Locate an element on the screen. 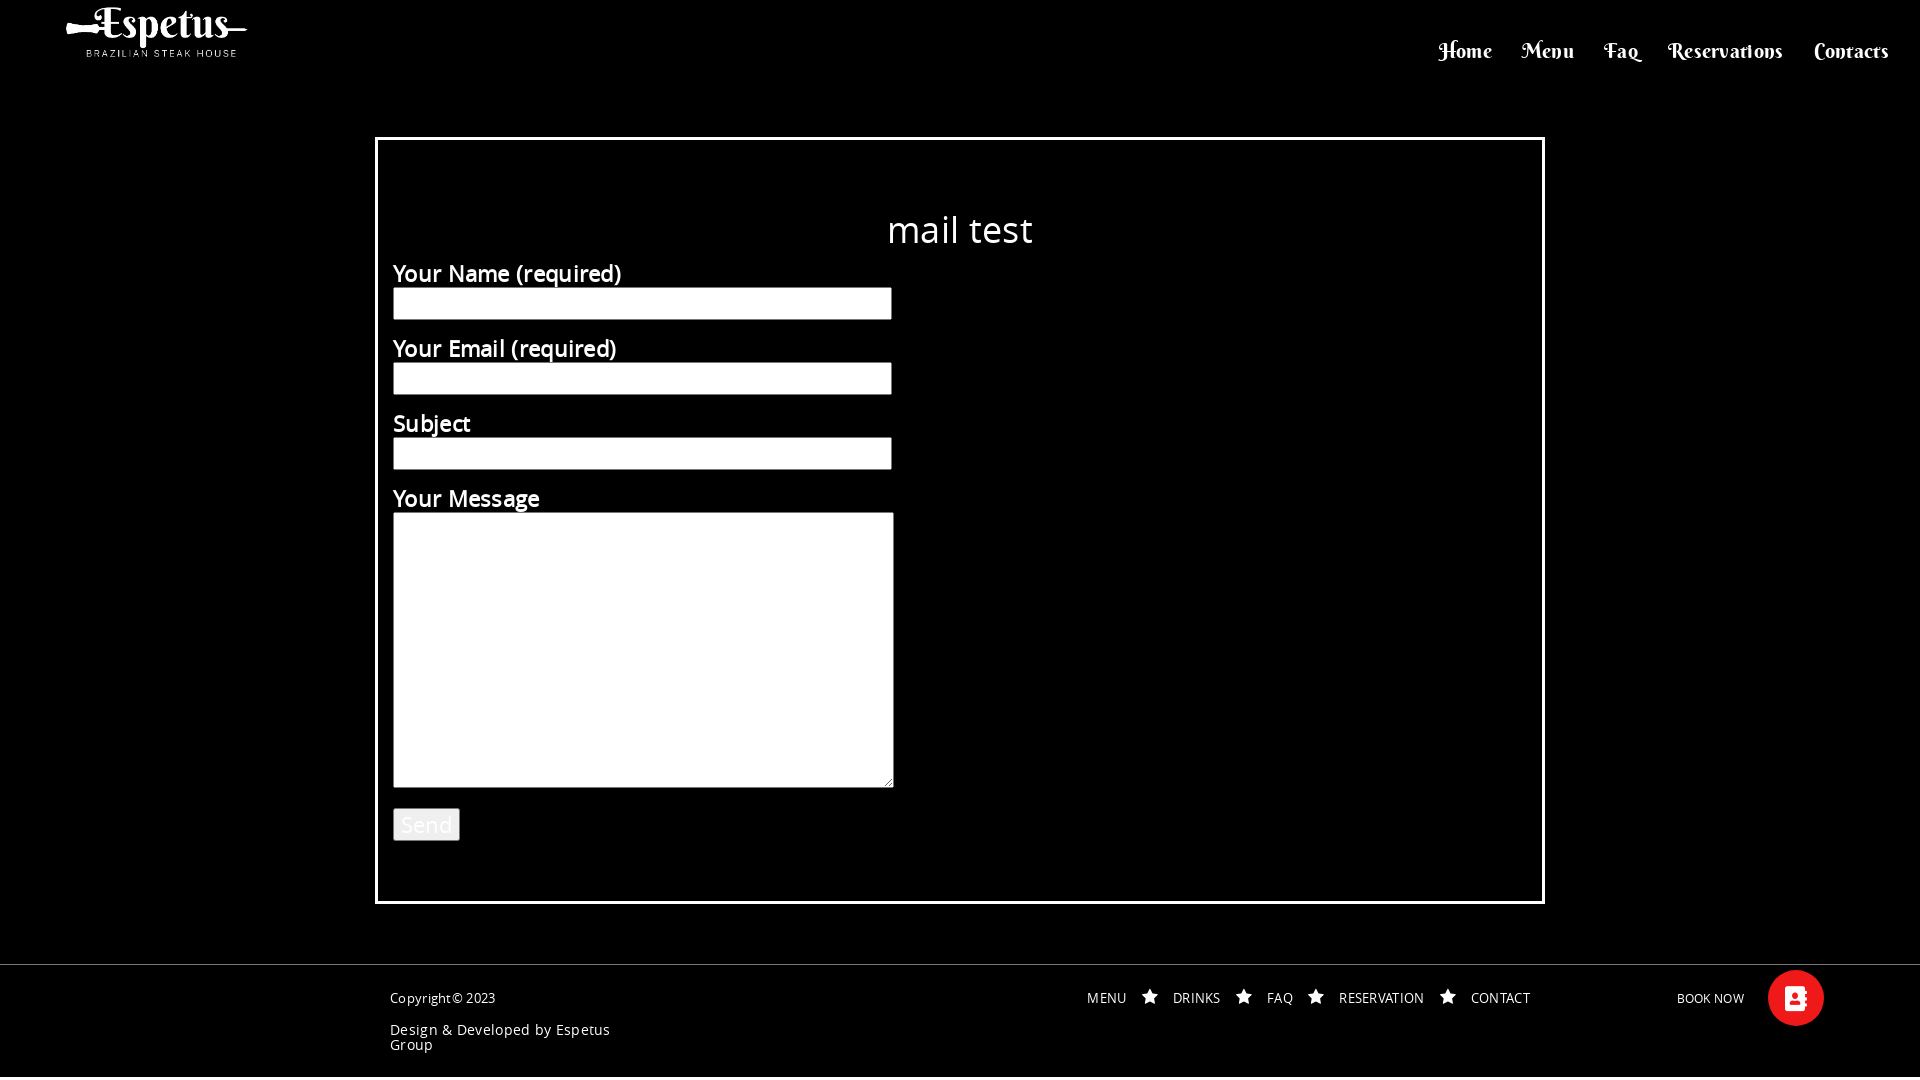 This screenshot has height=1080, width=1920. 'Menu' is located at coordinates (1547, 49).